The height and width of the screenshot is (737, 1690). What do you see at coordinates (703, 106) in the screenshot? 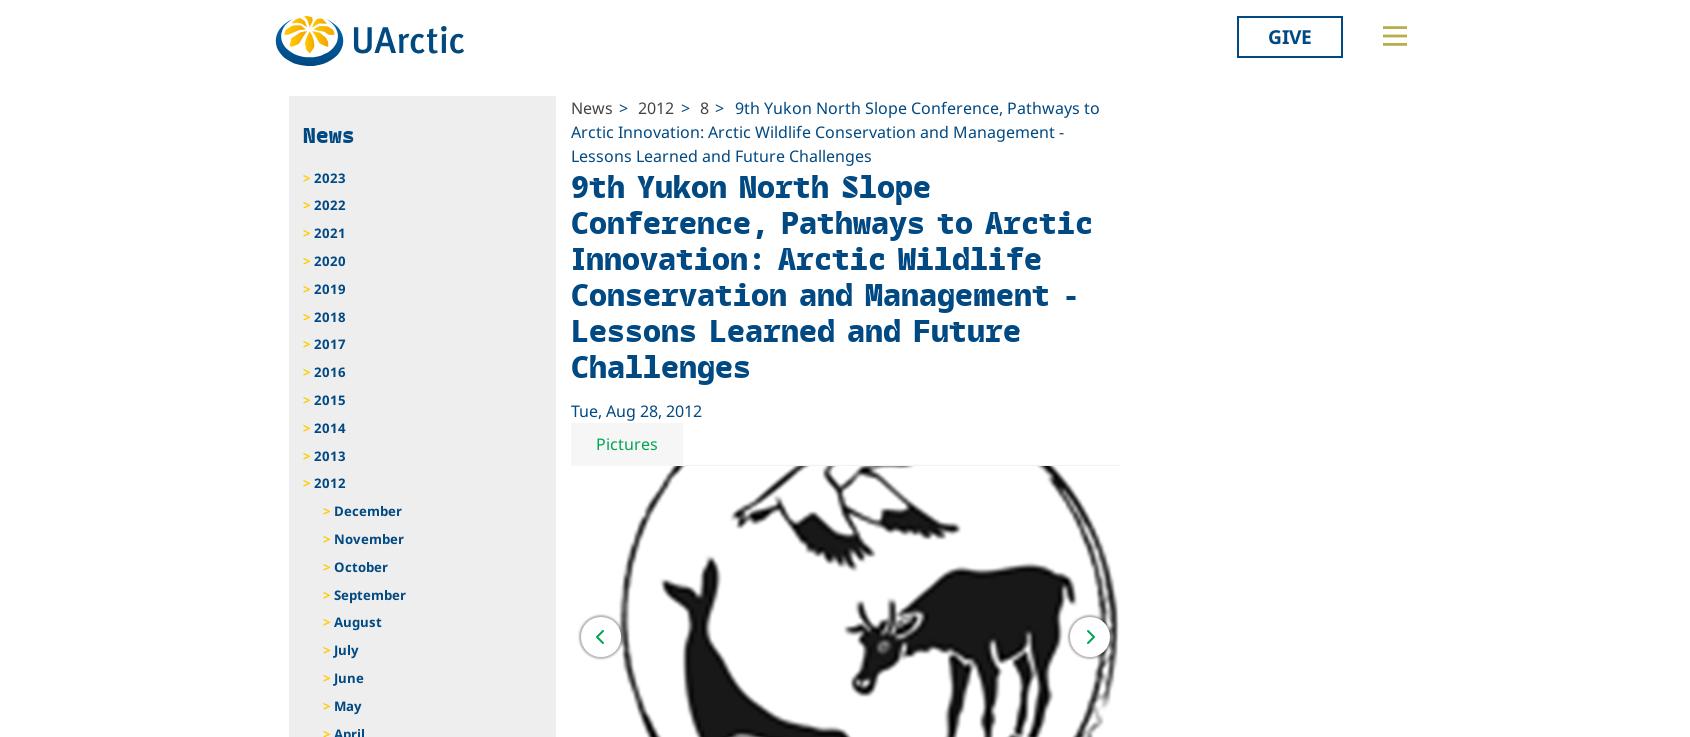
I see `'8'` at bounding box center [703, 106].